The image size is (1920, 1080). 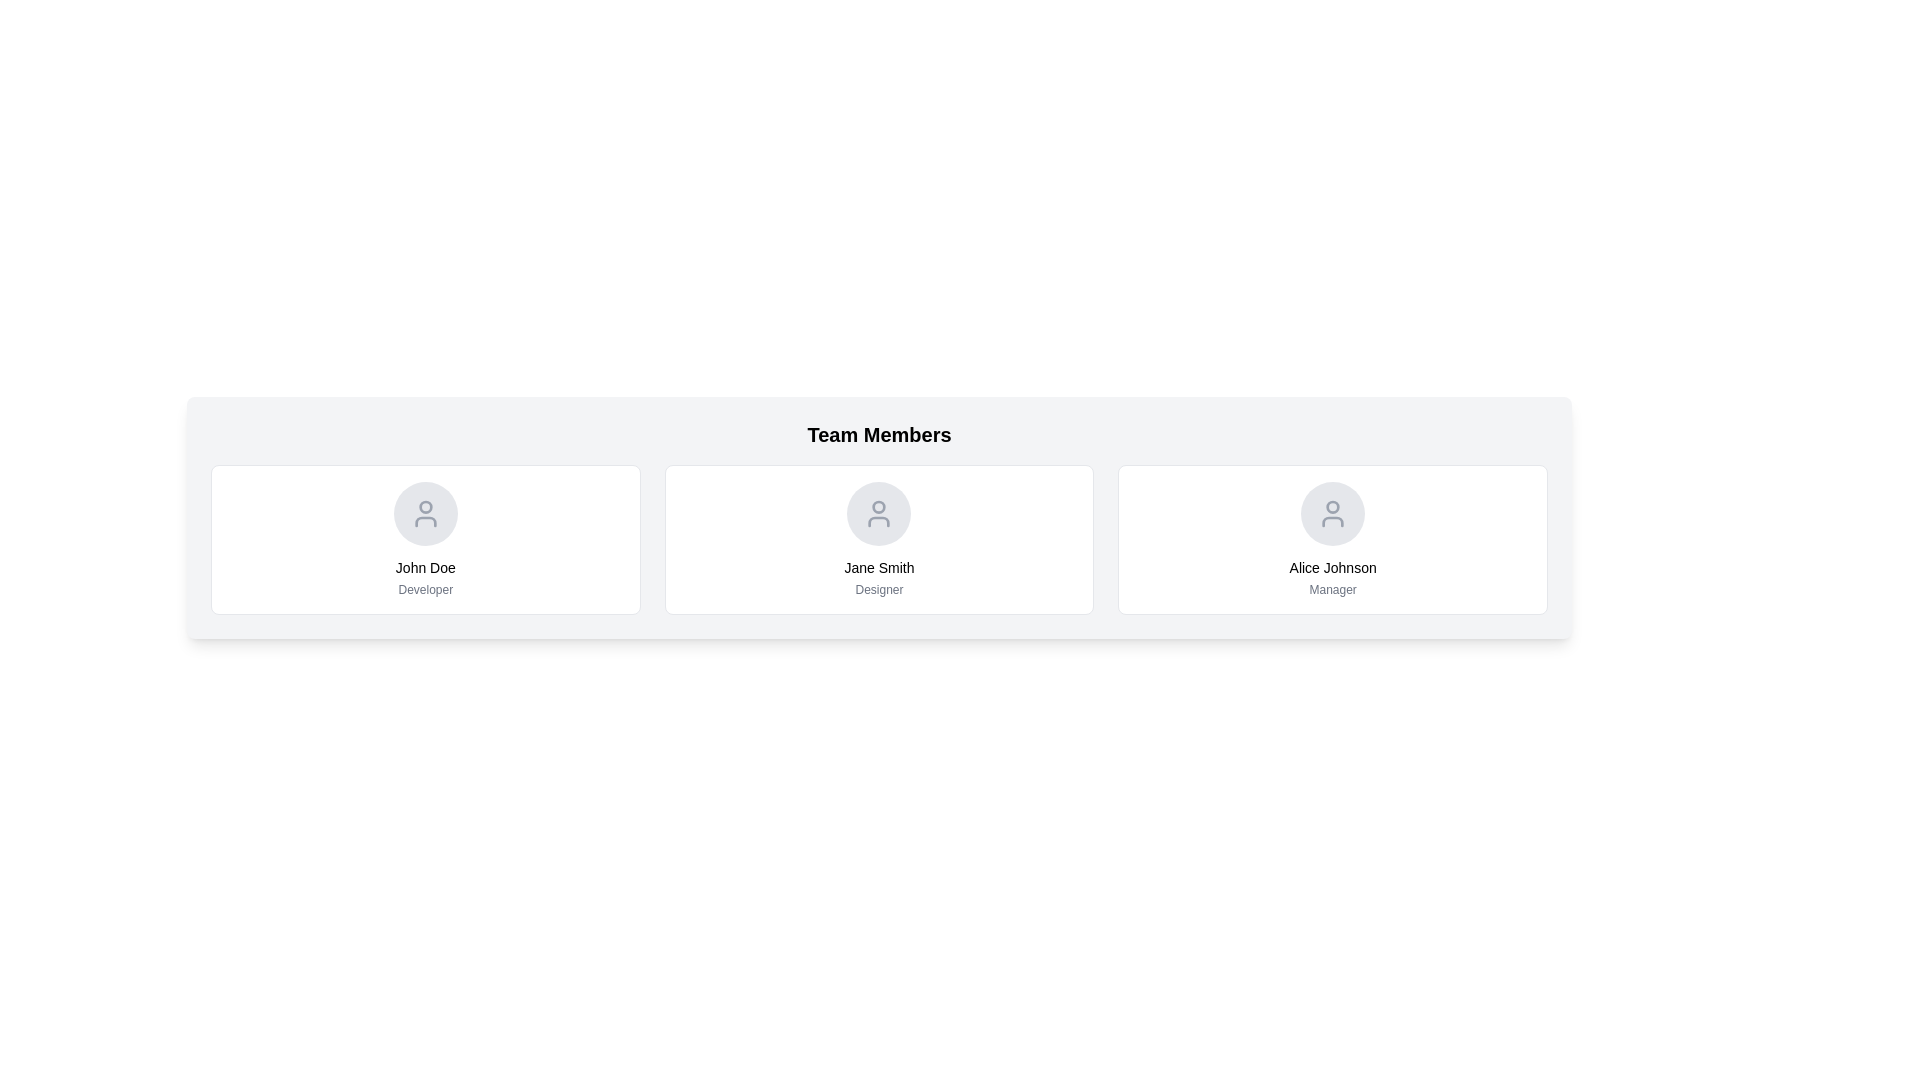 What do you see at coordinates (424, 506) in the screenshot?
I see `the circular graphical element representing the profile avatar of 'John Doe' in the first card of the 'Team Members' section` at bounding box center [424, 506].